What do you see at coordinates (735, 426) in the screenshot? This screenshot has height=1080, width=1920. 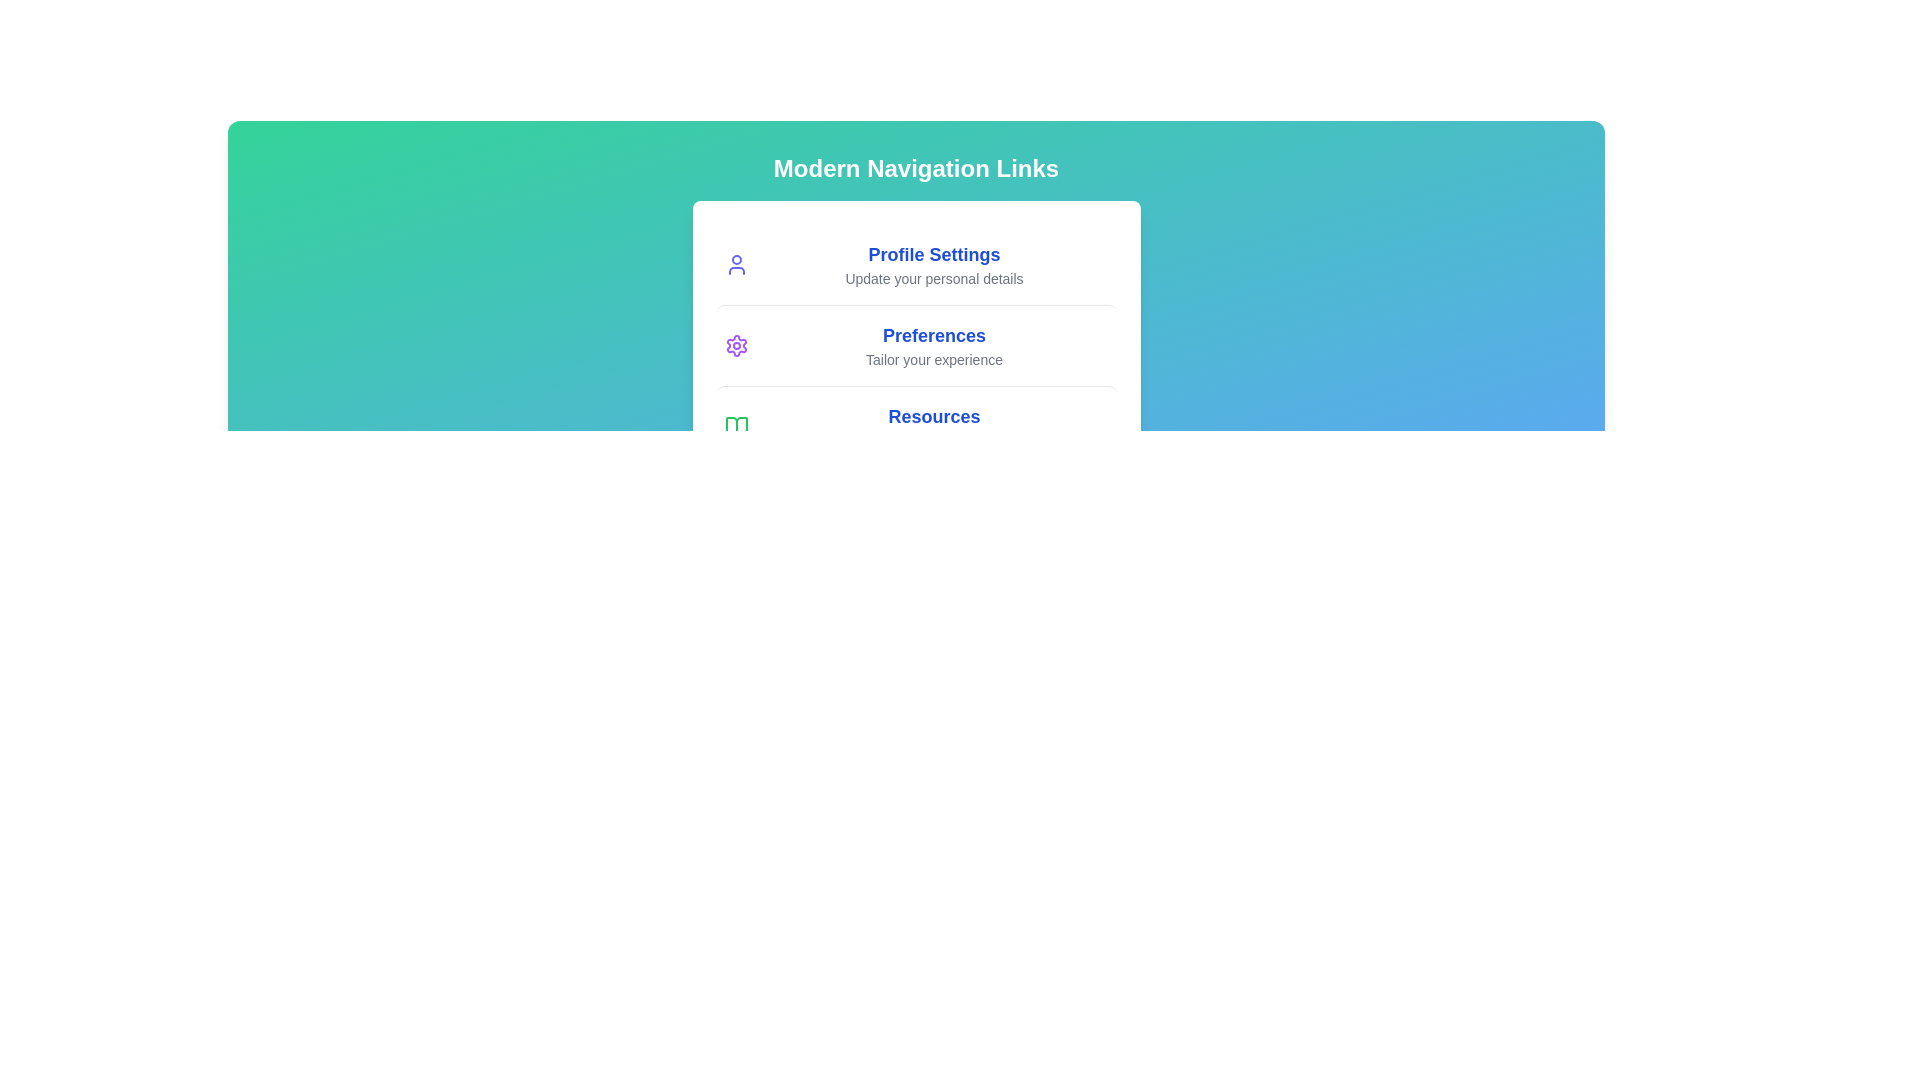 I see `the open book icon, which is green and has a sharp outline, located to the left of the 'Resources' text in the Modern Navigation Links section of the vertical menu` at bounding box center [735, 426].